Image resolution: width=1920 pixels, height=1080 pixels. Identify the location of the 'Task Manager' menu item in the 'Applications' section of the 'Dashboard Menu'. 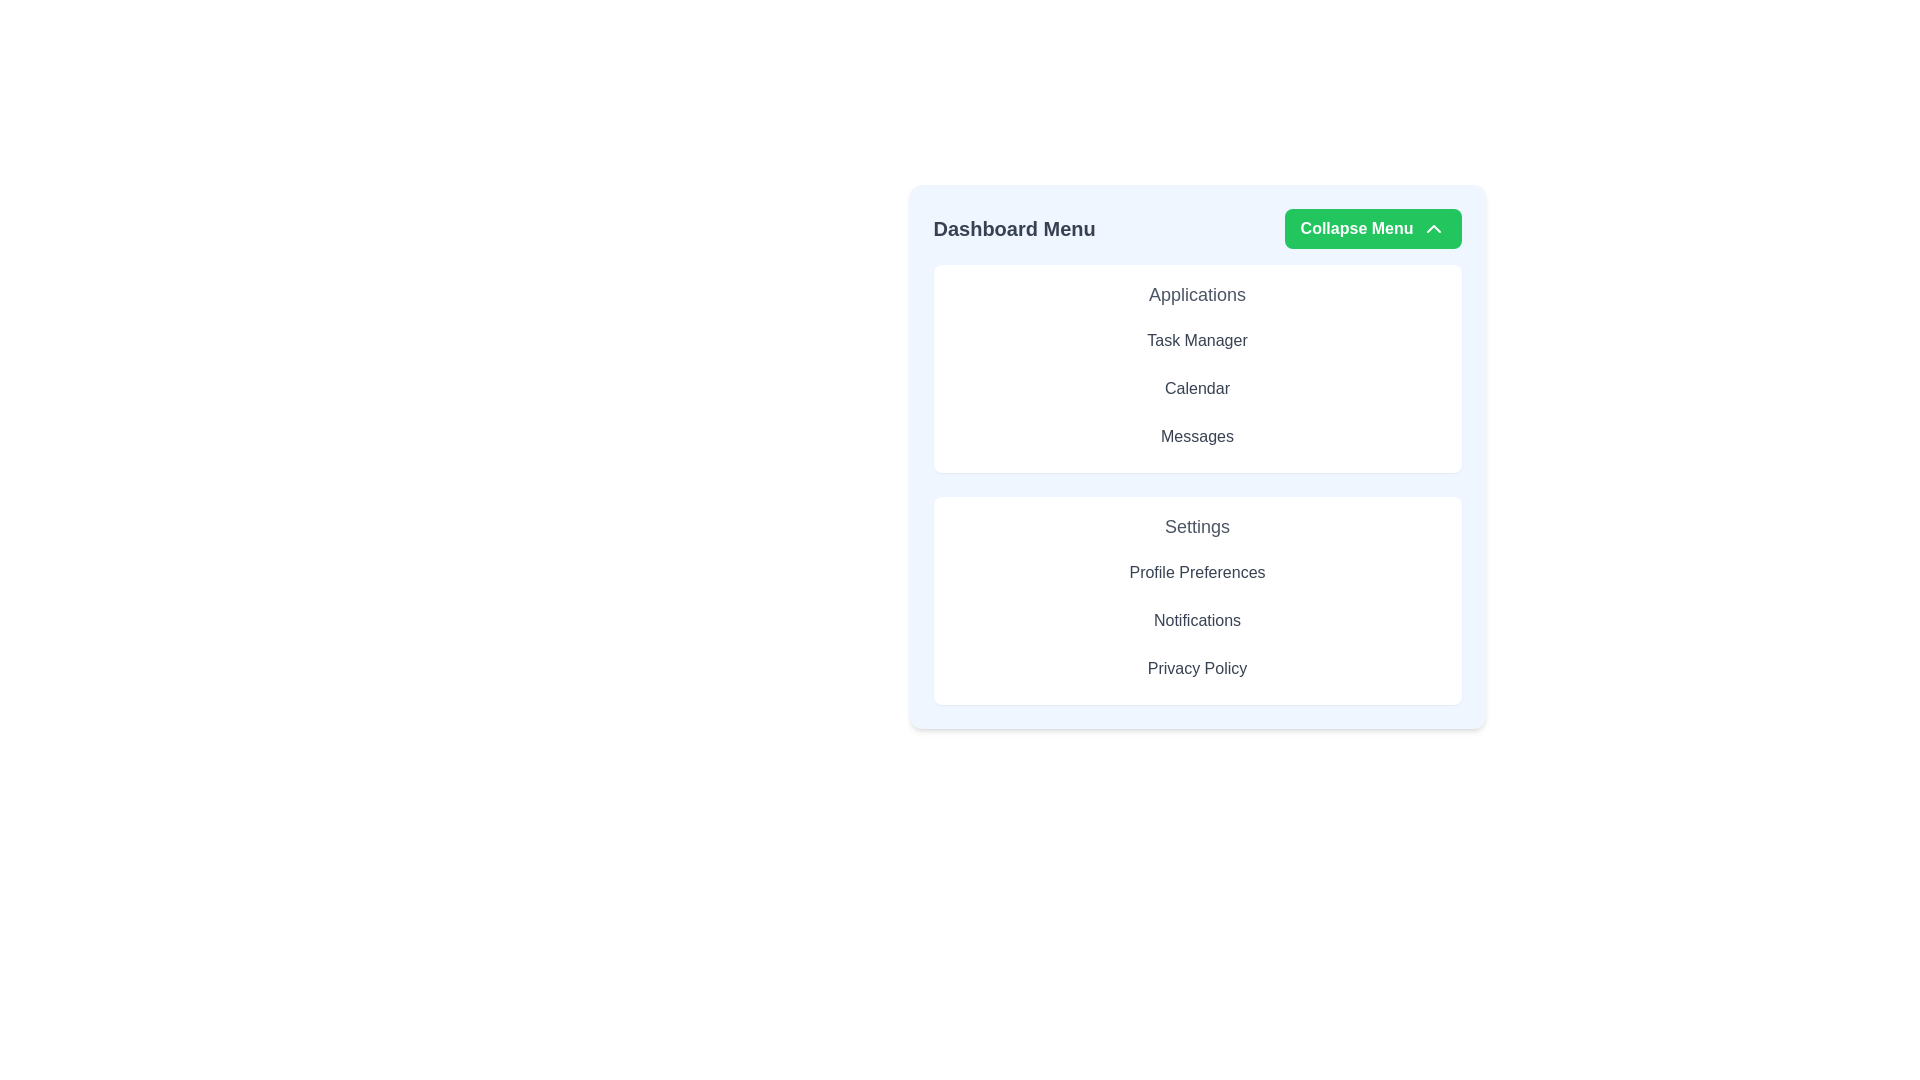
(1197, 339).